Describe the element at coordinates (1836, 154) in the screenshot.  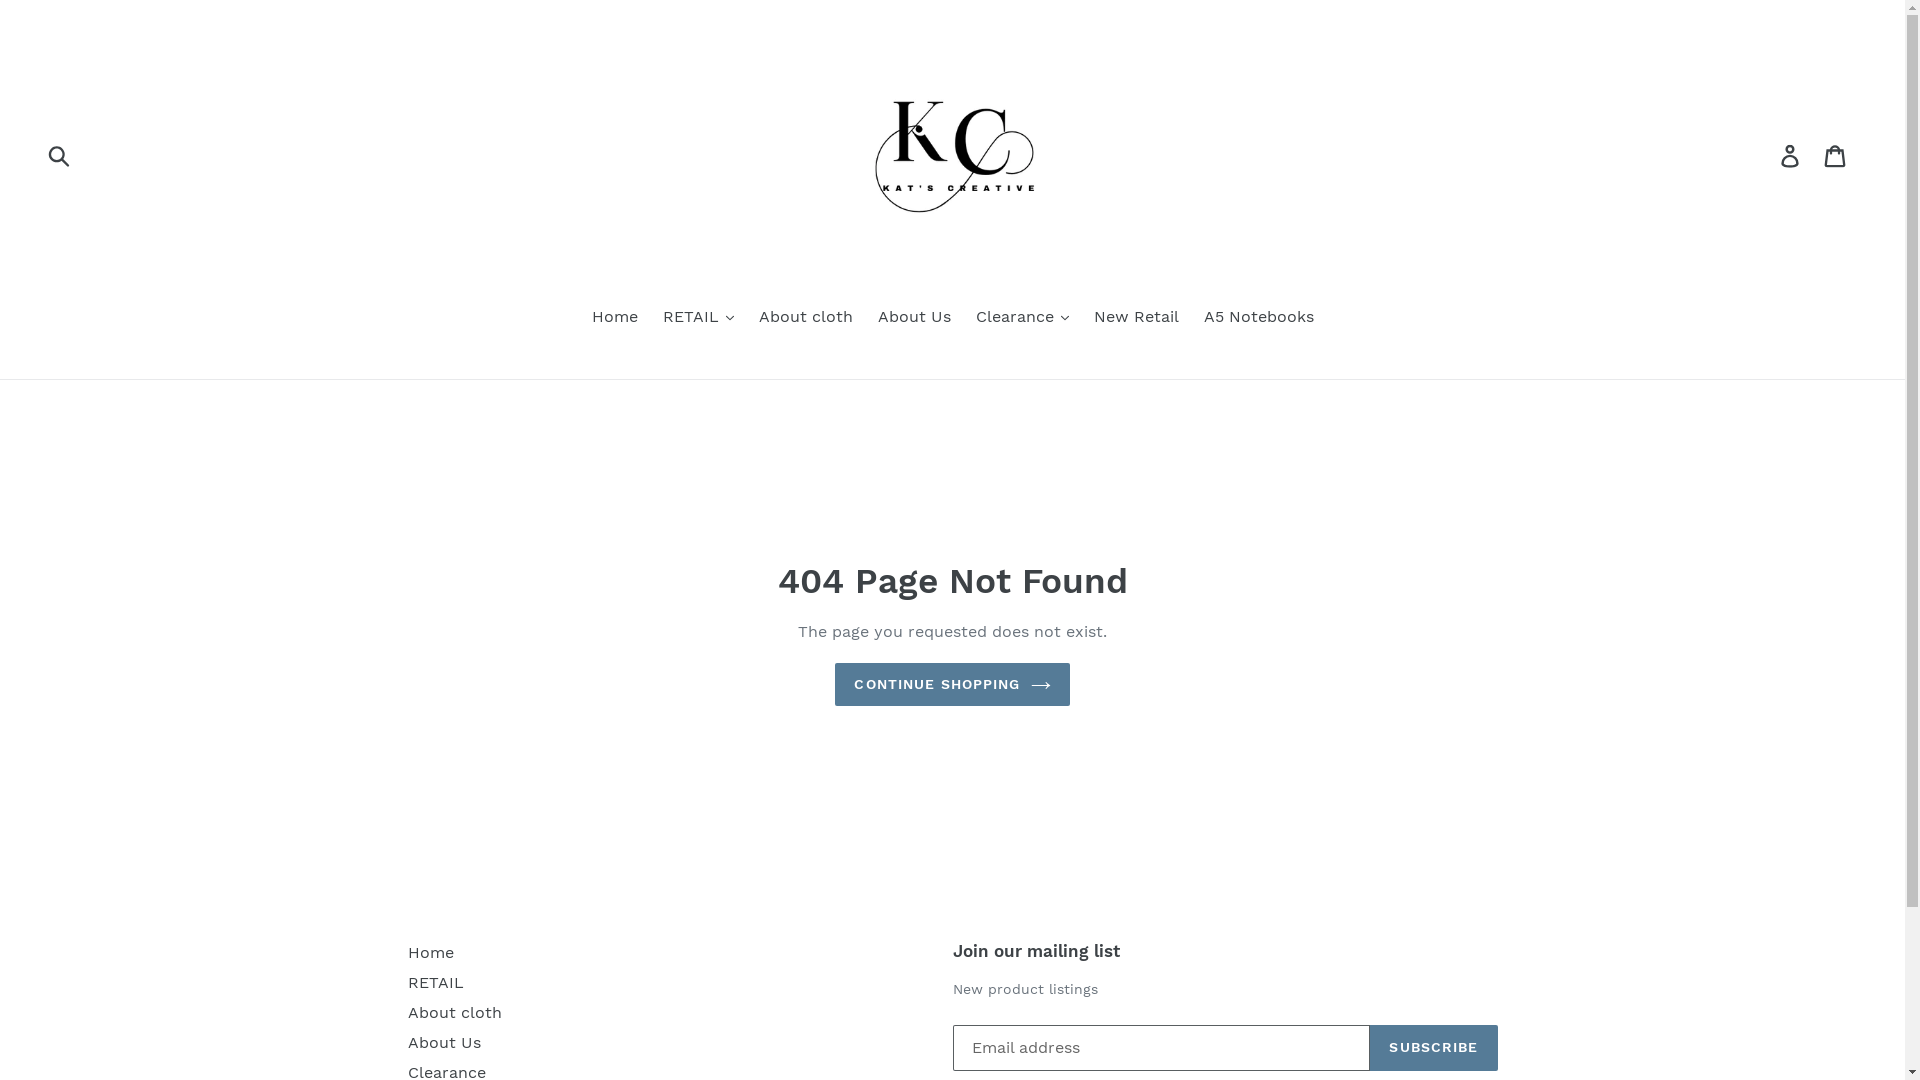
I see `'Cart'` at that location.